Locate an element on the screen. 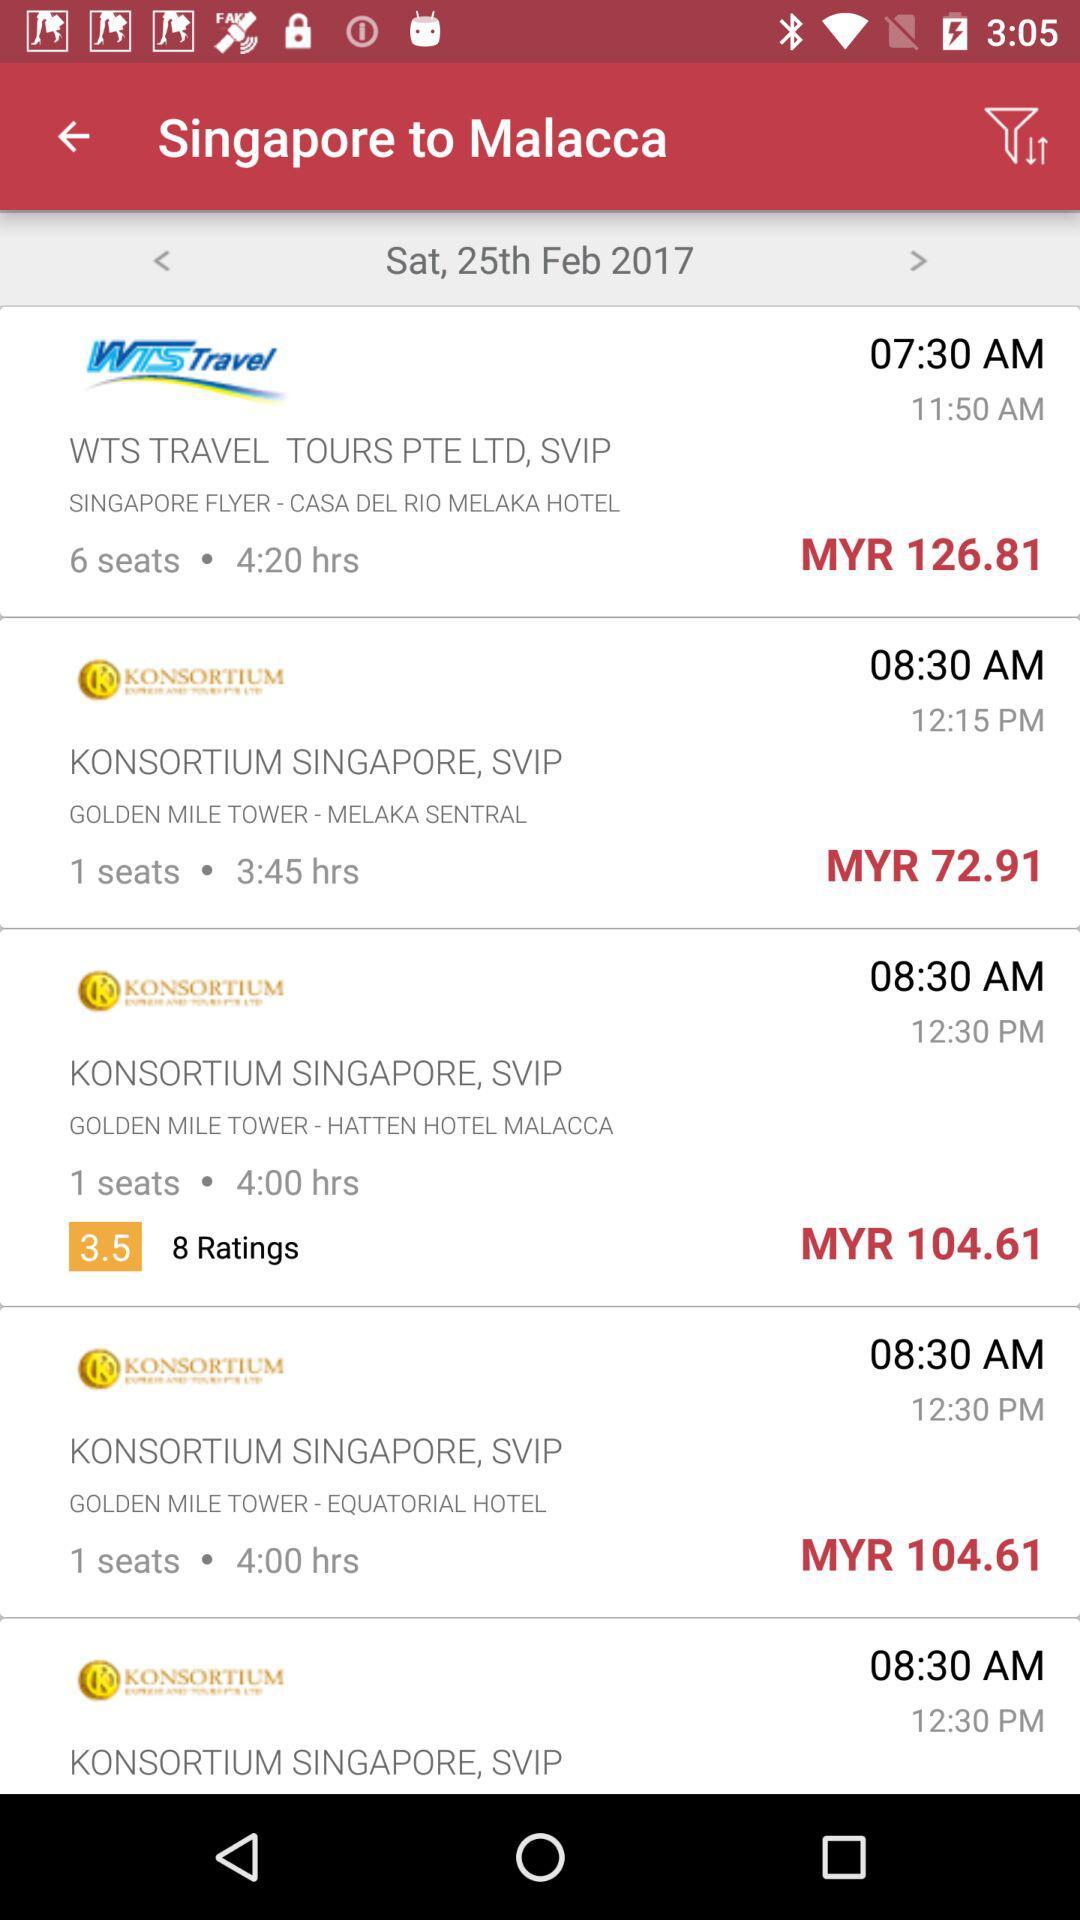 The width and height of the screenshot is (1080, 1920). item next to sat 25th feb item is located at coordinates (918, 257).